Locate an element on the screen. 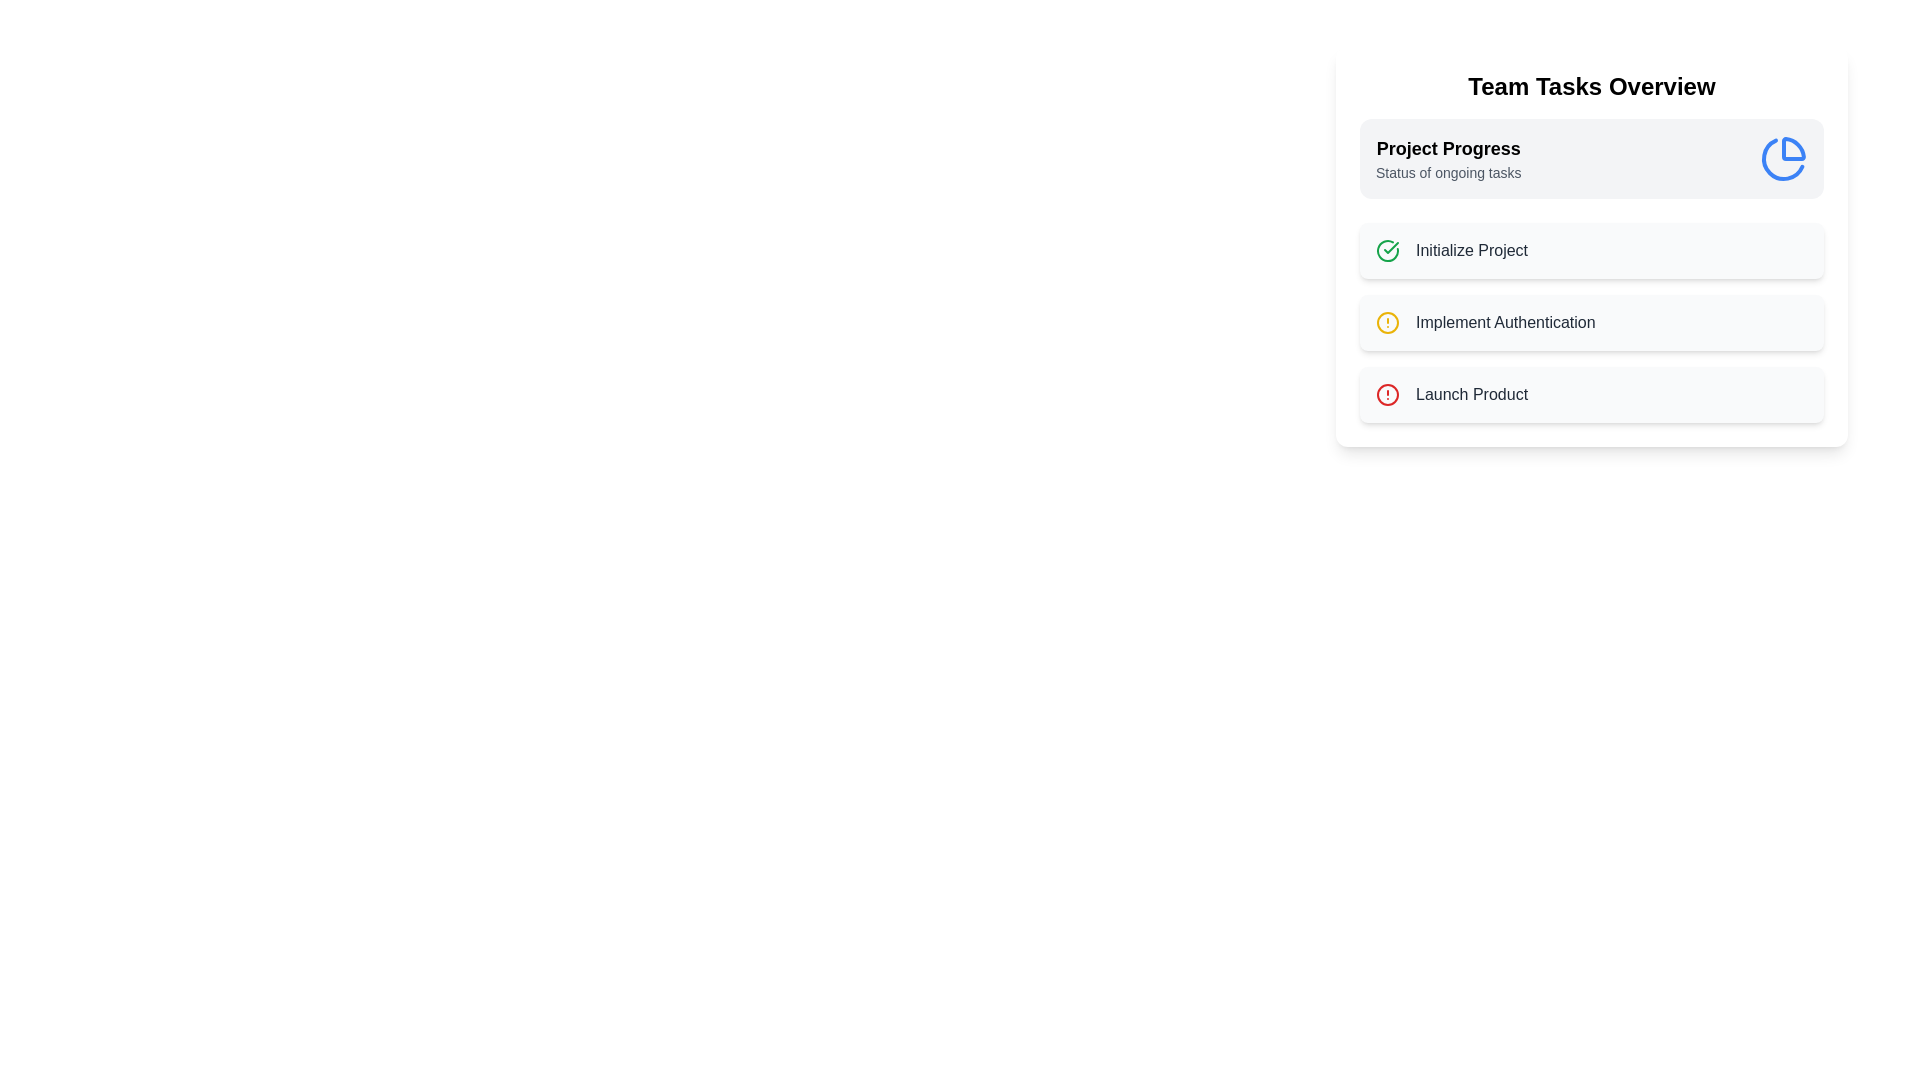 This screenshot has height=1080, width=1920. the icon corresponding to Implement Authentication to view its tooltip is located at coordinates (1386, 322).